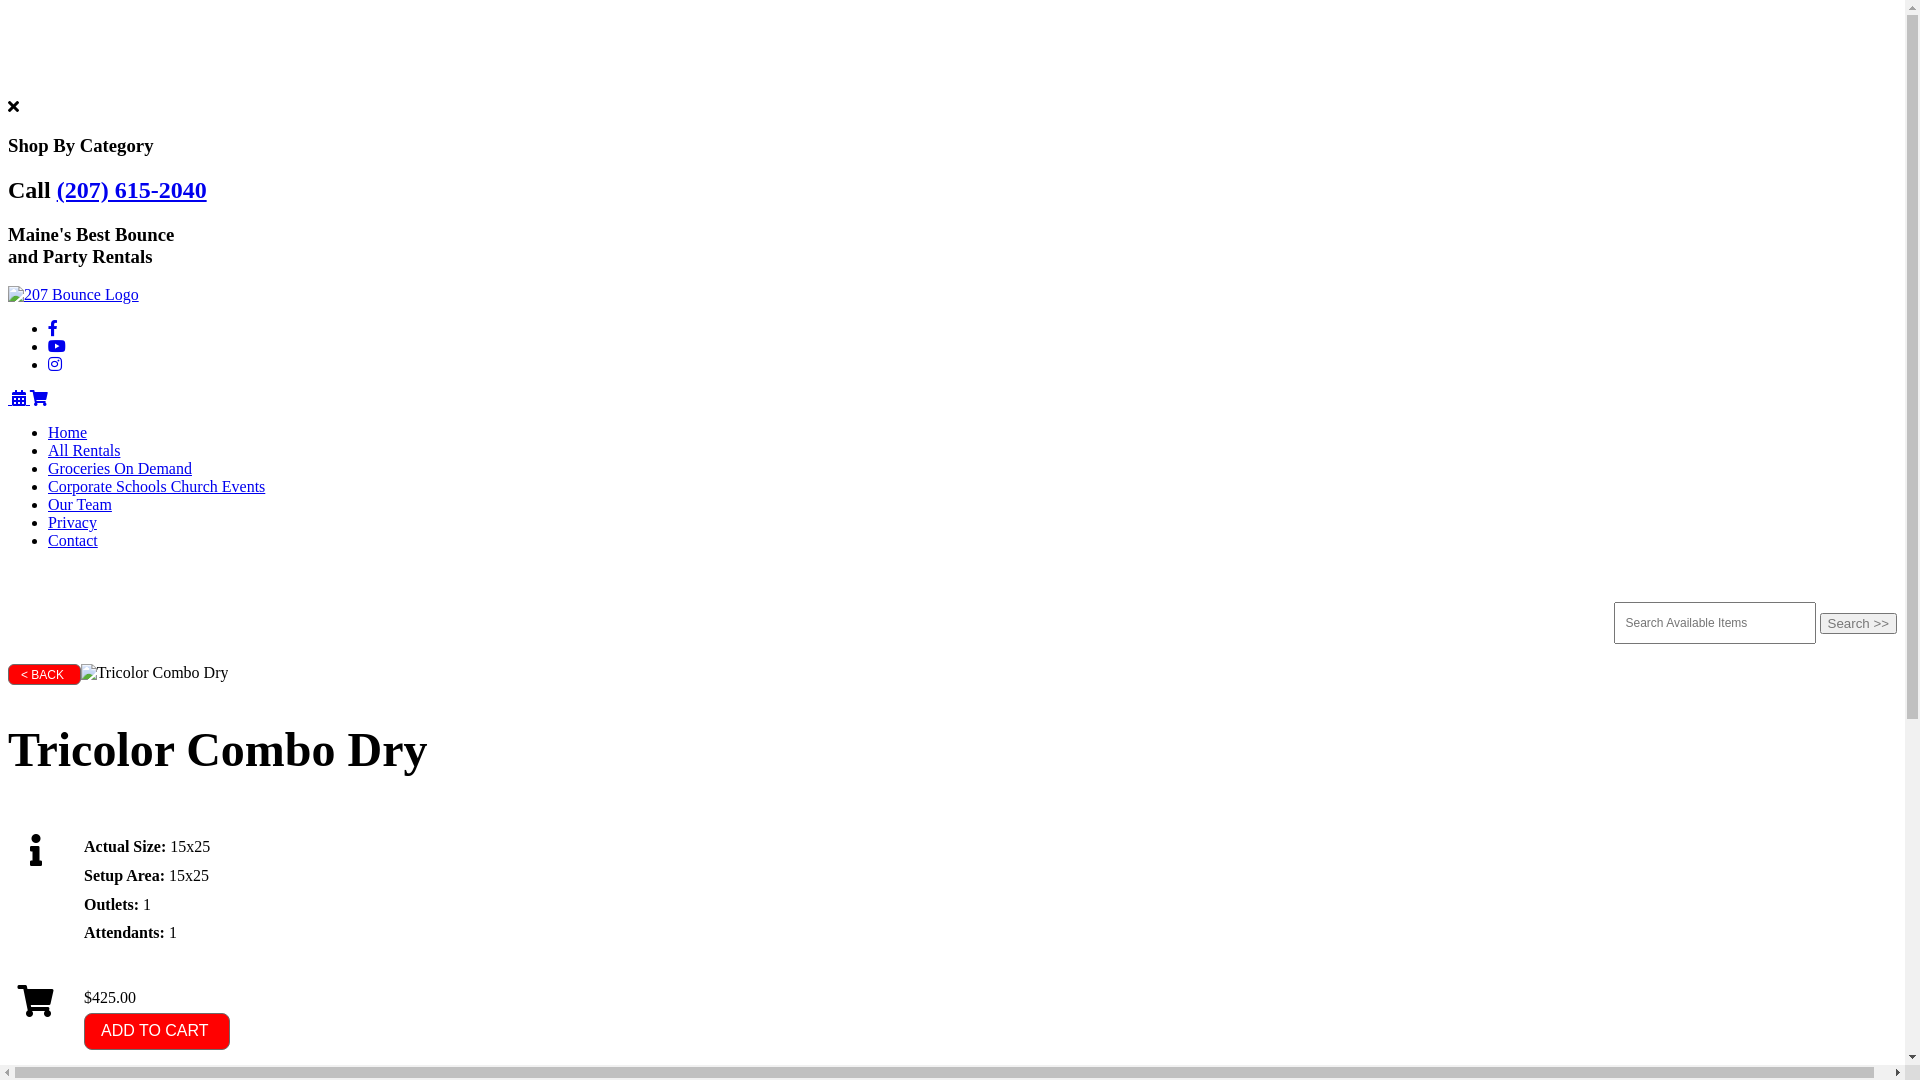 The height and width of the screenshot is (1080, 1920). What do you see at coordinates (119, 468) in the screenshot?
I see `'Groceries On Demand'` at bounding box center [119, 468].